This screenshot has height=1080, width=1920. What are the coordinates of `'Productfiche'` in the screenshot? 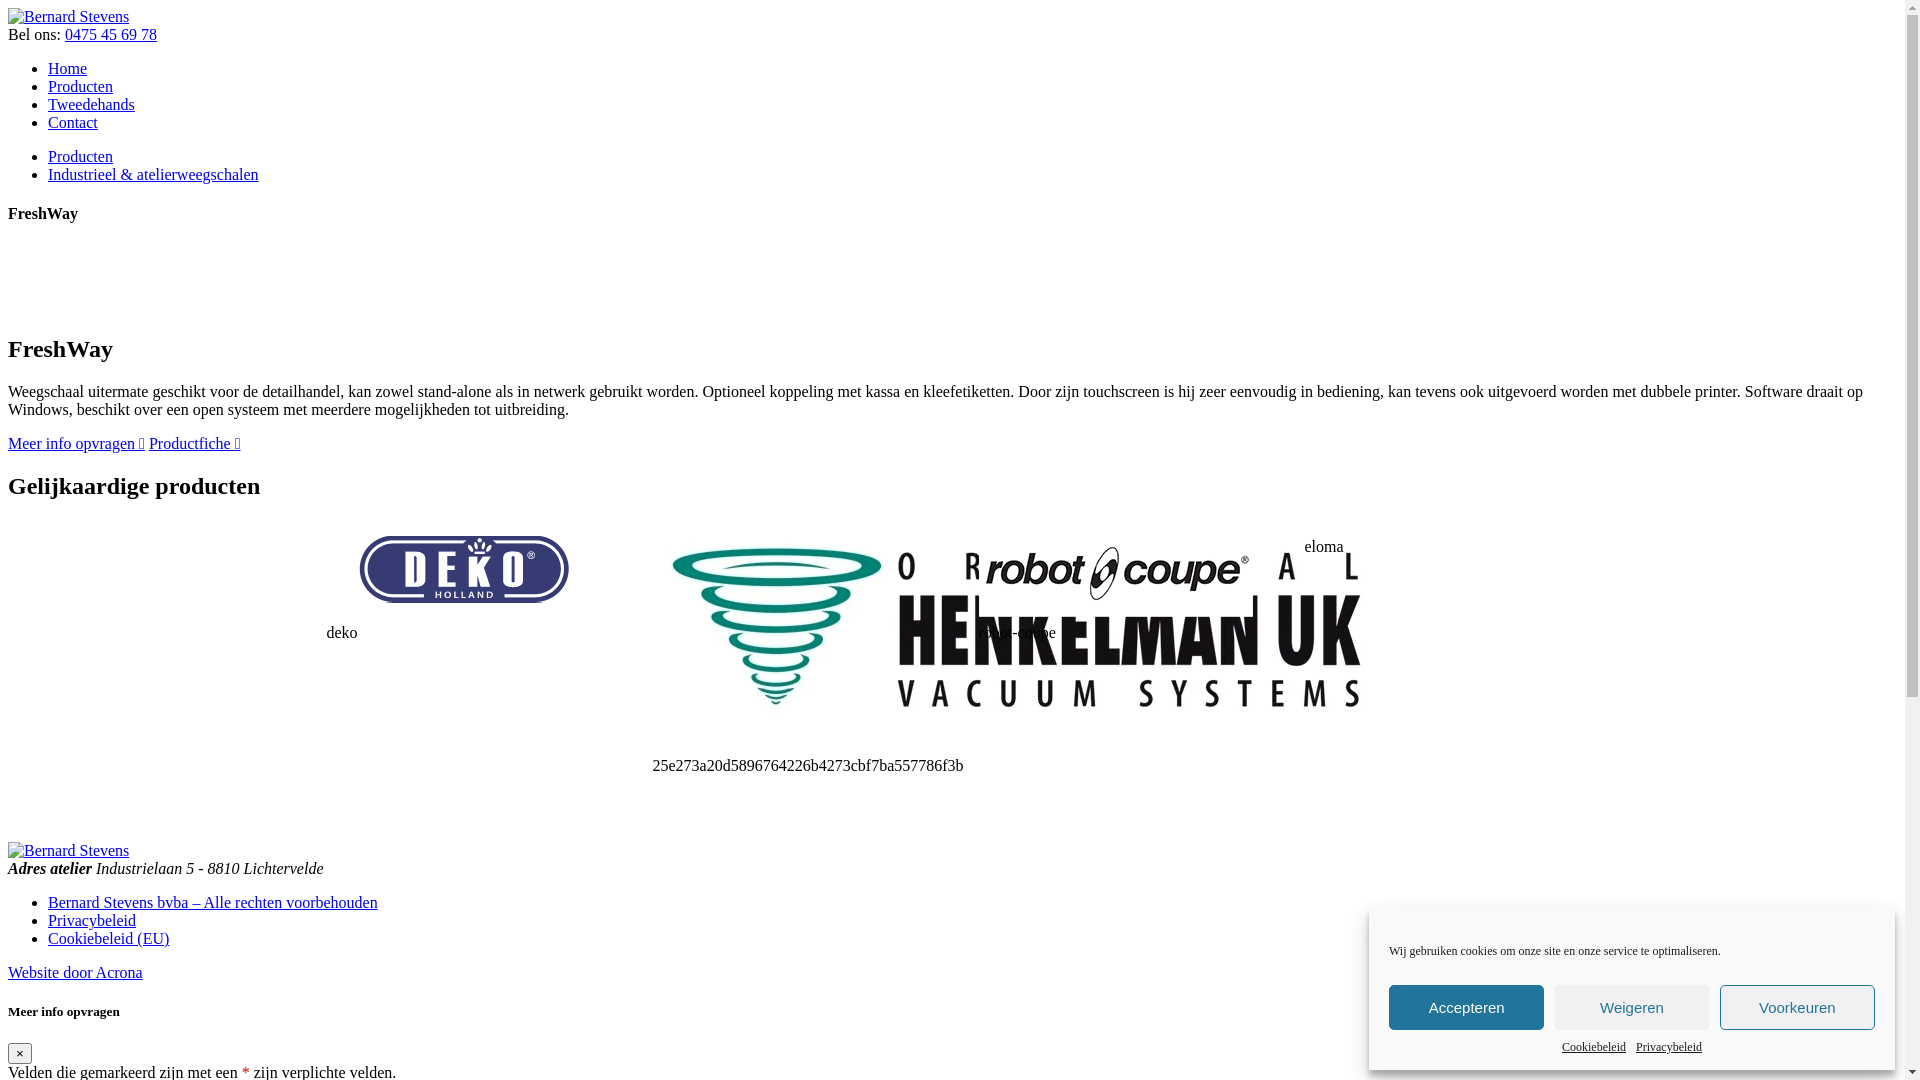 It's located at (195, 442).